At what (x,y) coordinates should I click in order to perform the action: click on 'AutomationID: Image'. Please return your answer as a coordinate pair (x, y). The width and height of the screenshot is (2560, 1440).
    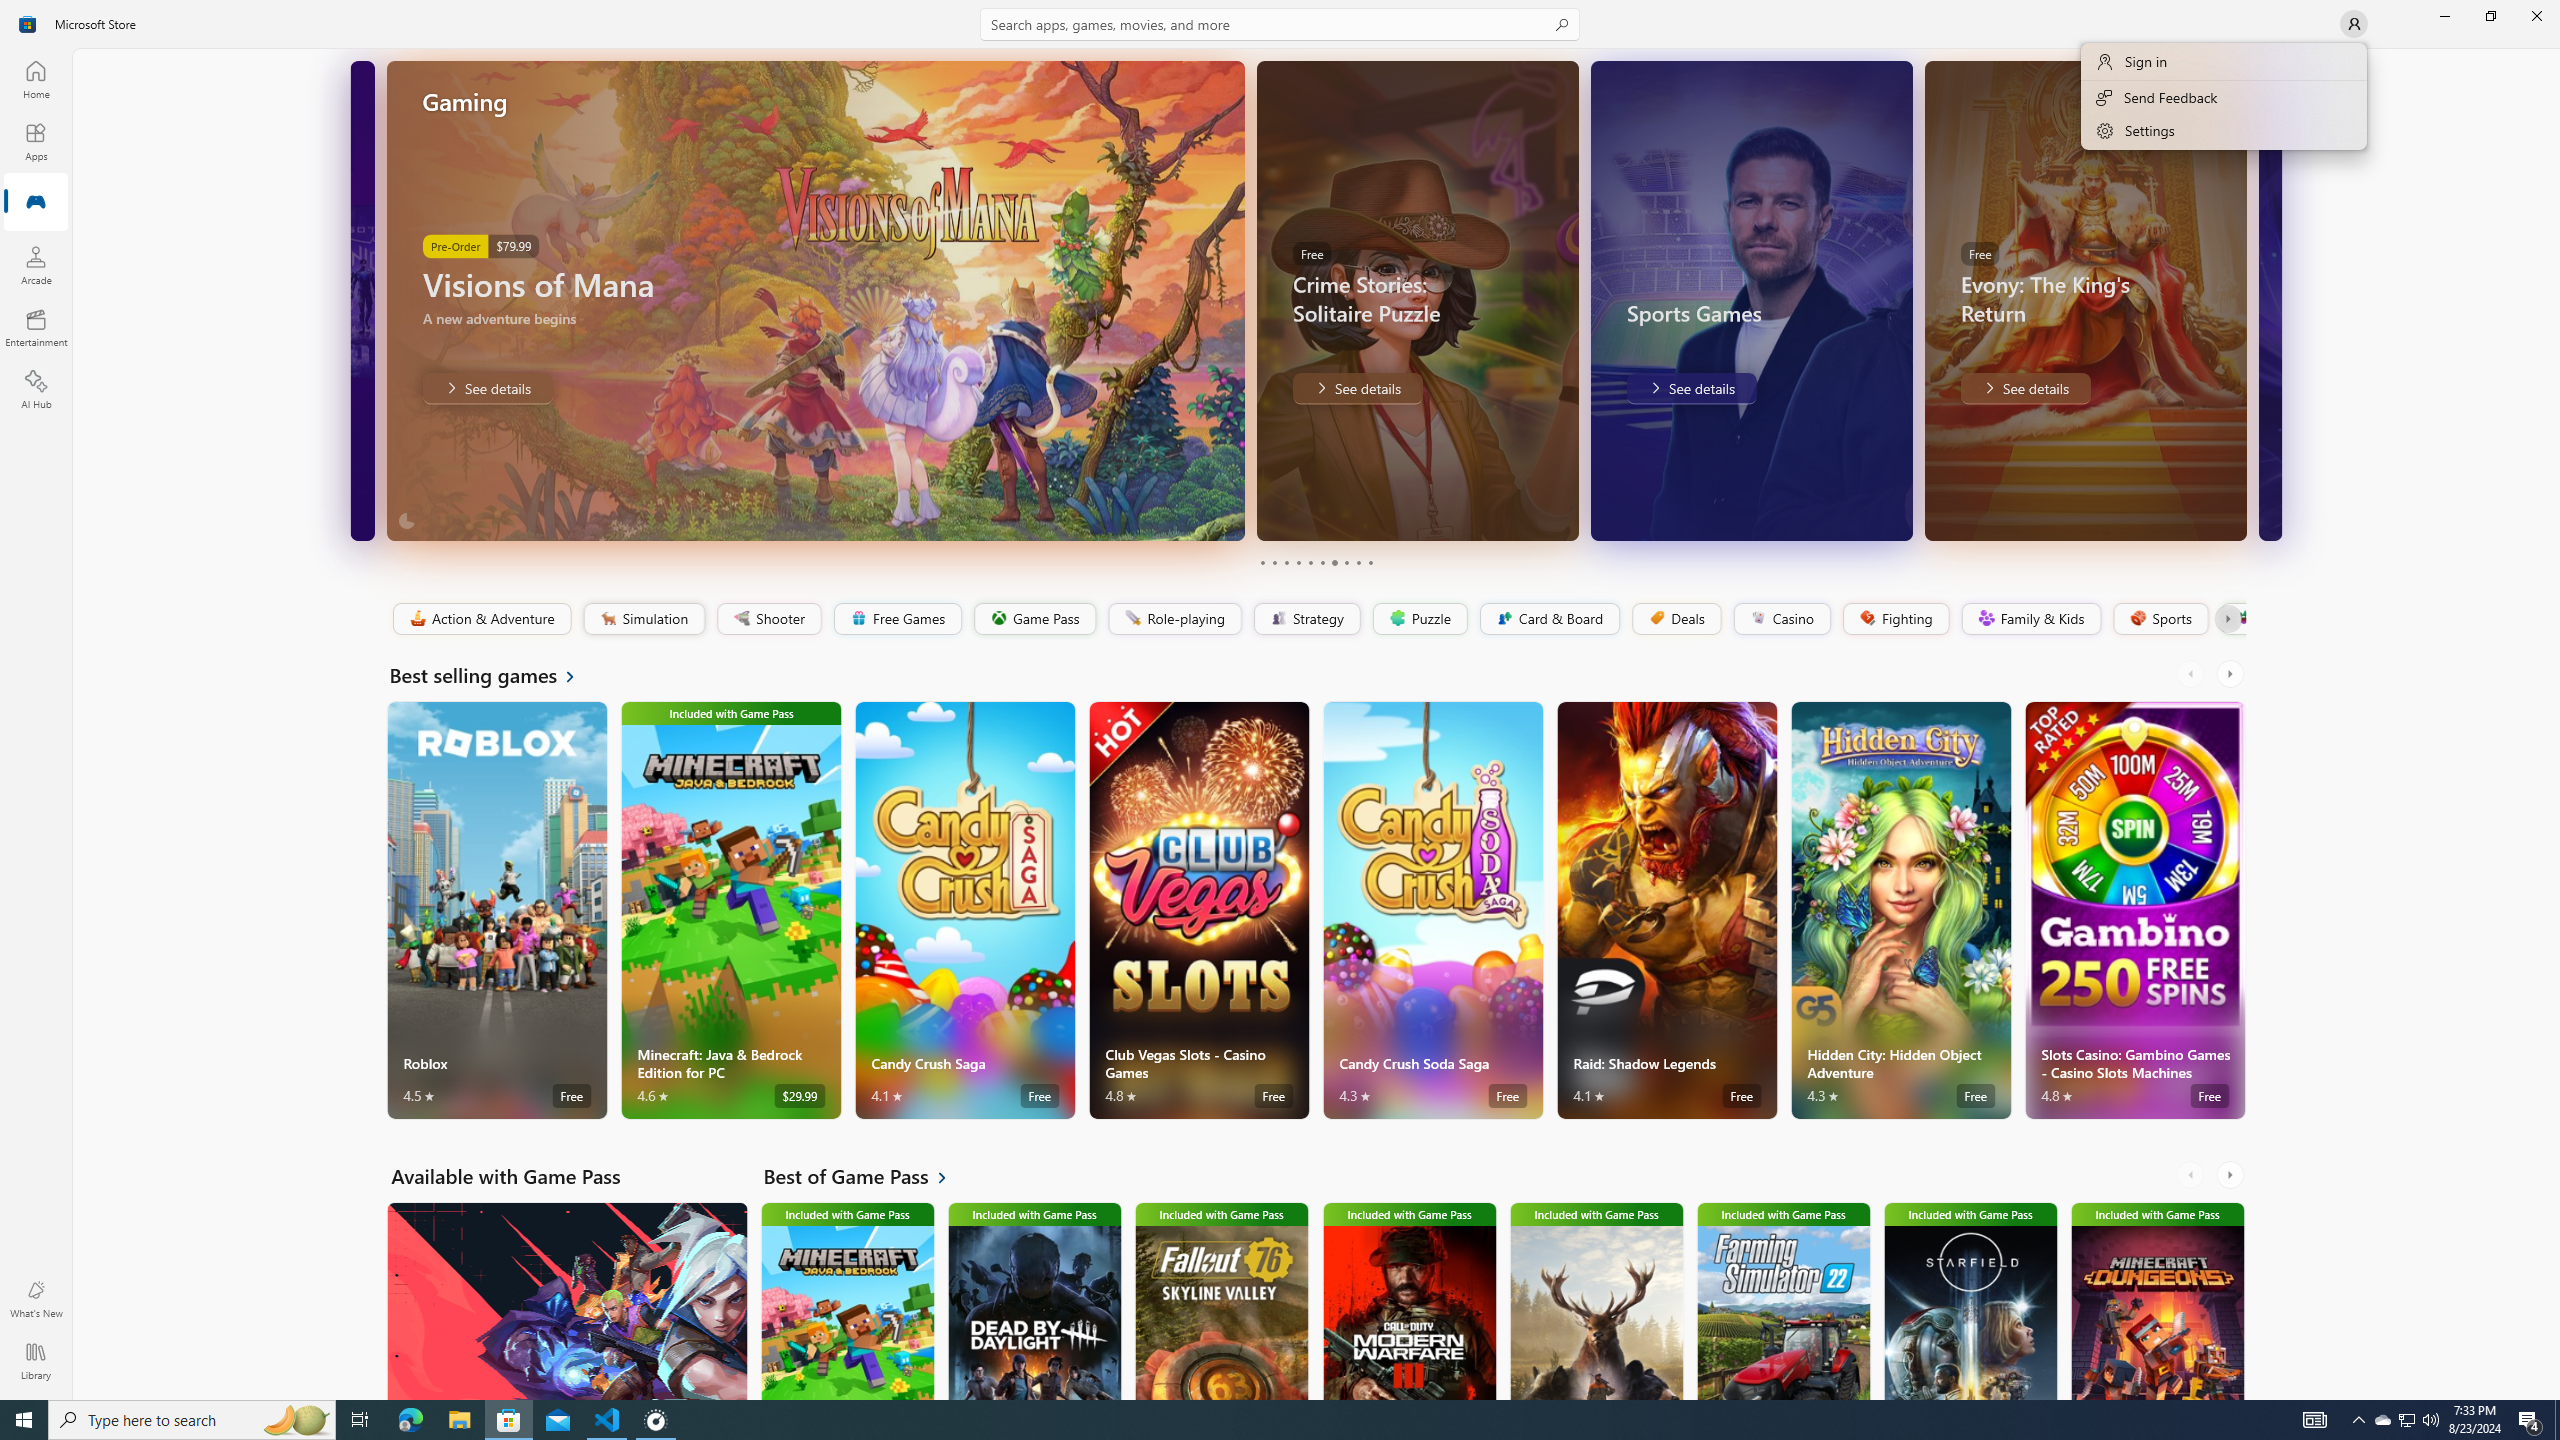
    Looking at the image, I should click on (2268, 299).